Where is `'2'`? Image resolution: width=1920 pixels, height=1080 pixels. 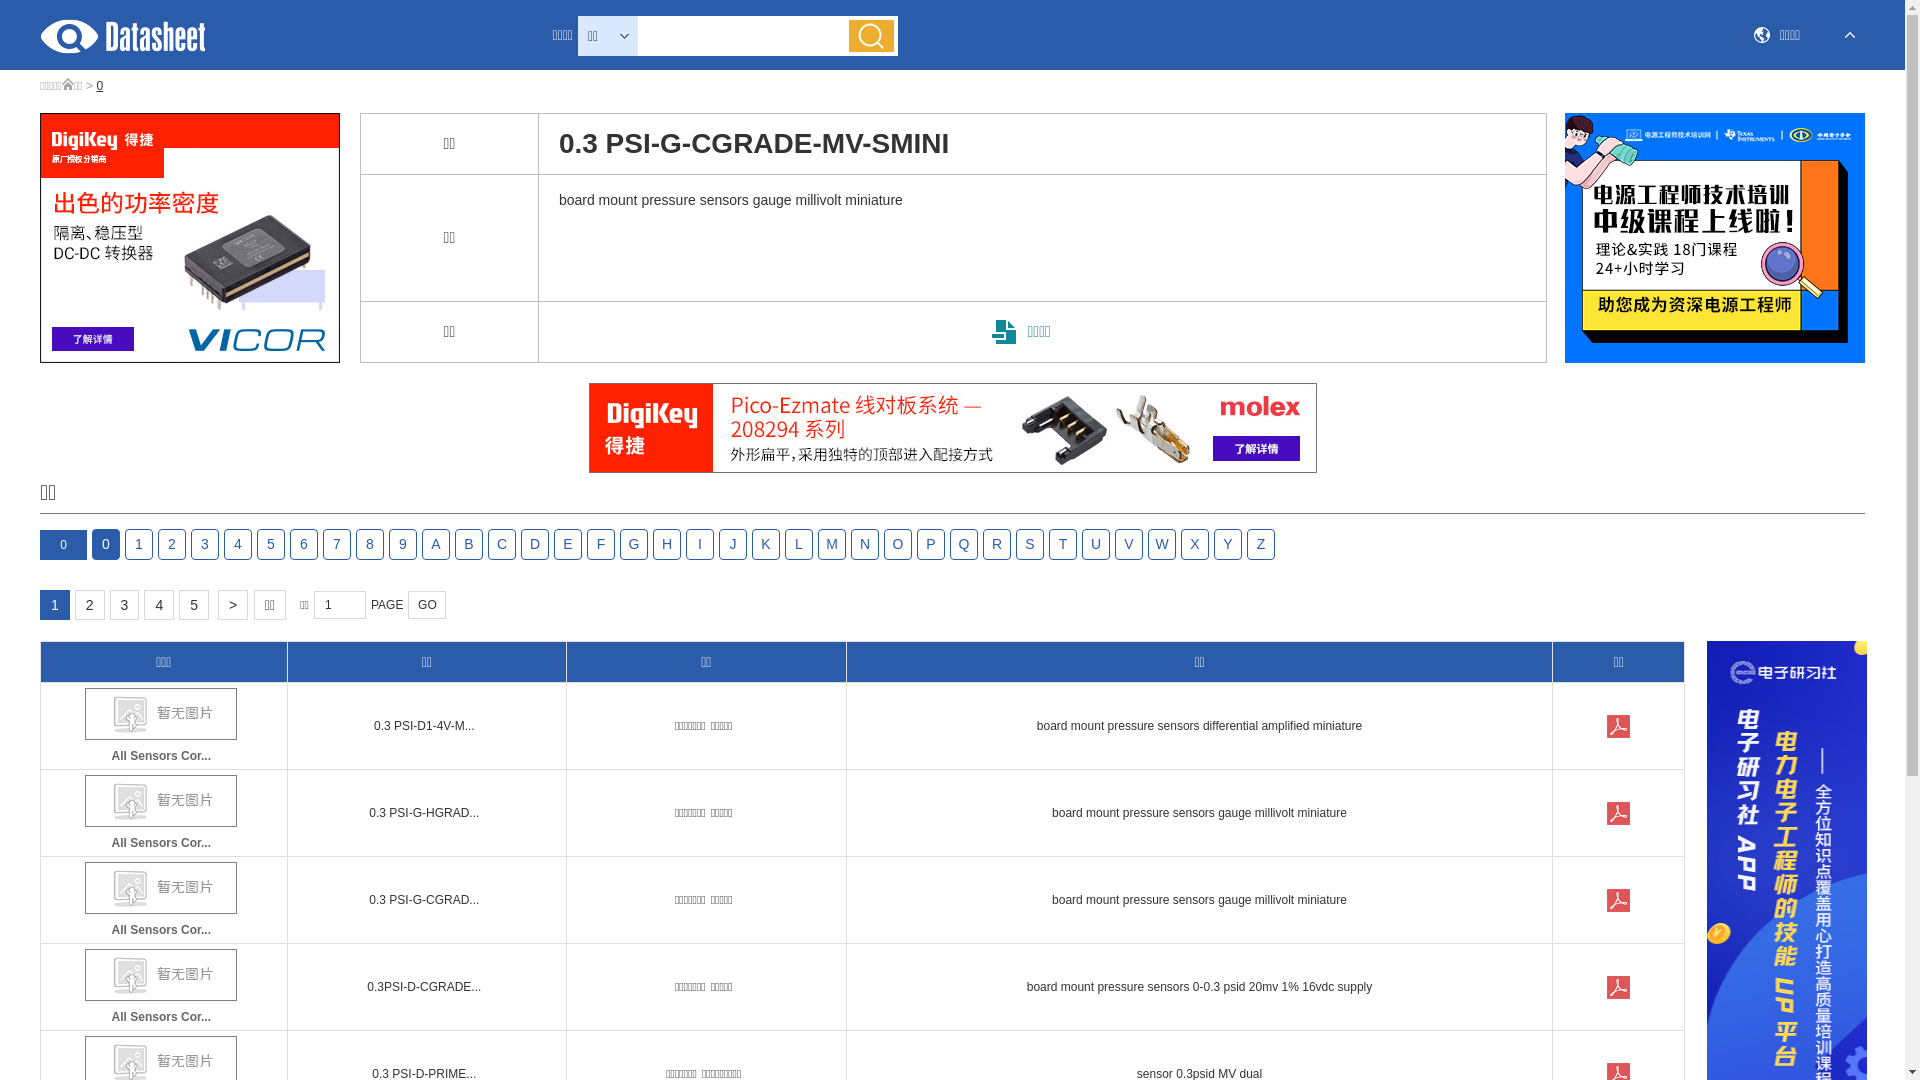 '2' is located at coordinates (89, 604).